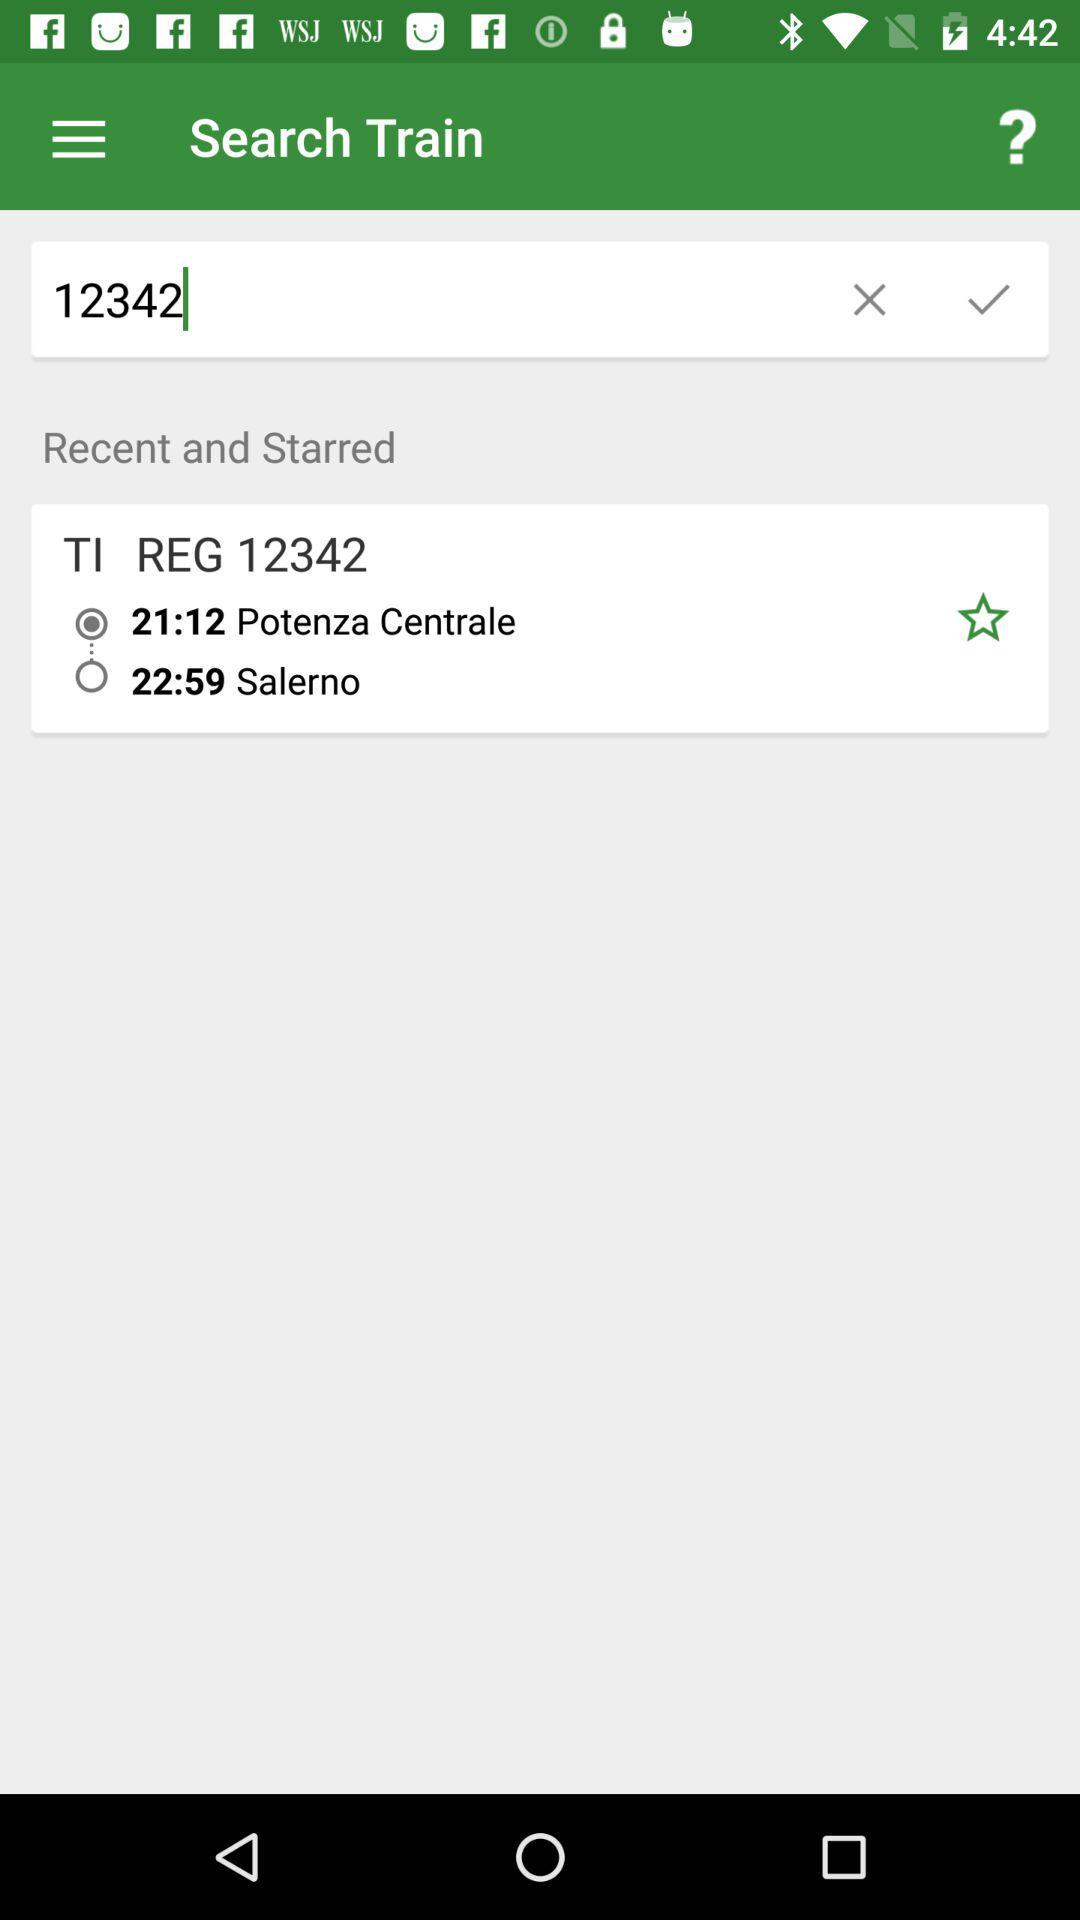 This screenshot has height=1920, width=1080. Describe the element at coordinates (88, 135) in the screenshot. I see `app to the left of search train` at that location.